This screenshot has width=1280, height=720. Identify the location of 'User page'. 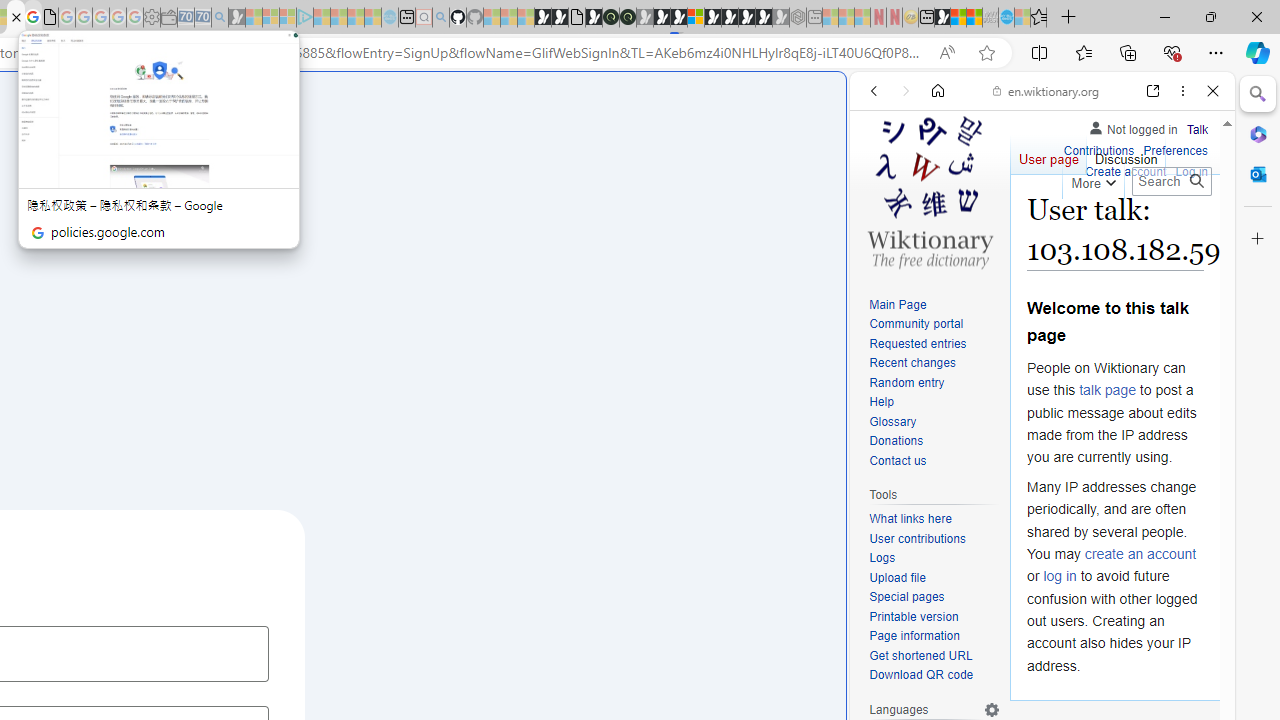
(1047, 154).